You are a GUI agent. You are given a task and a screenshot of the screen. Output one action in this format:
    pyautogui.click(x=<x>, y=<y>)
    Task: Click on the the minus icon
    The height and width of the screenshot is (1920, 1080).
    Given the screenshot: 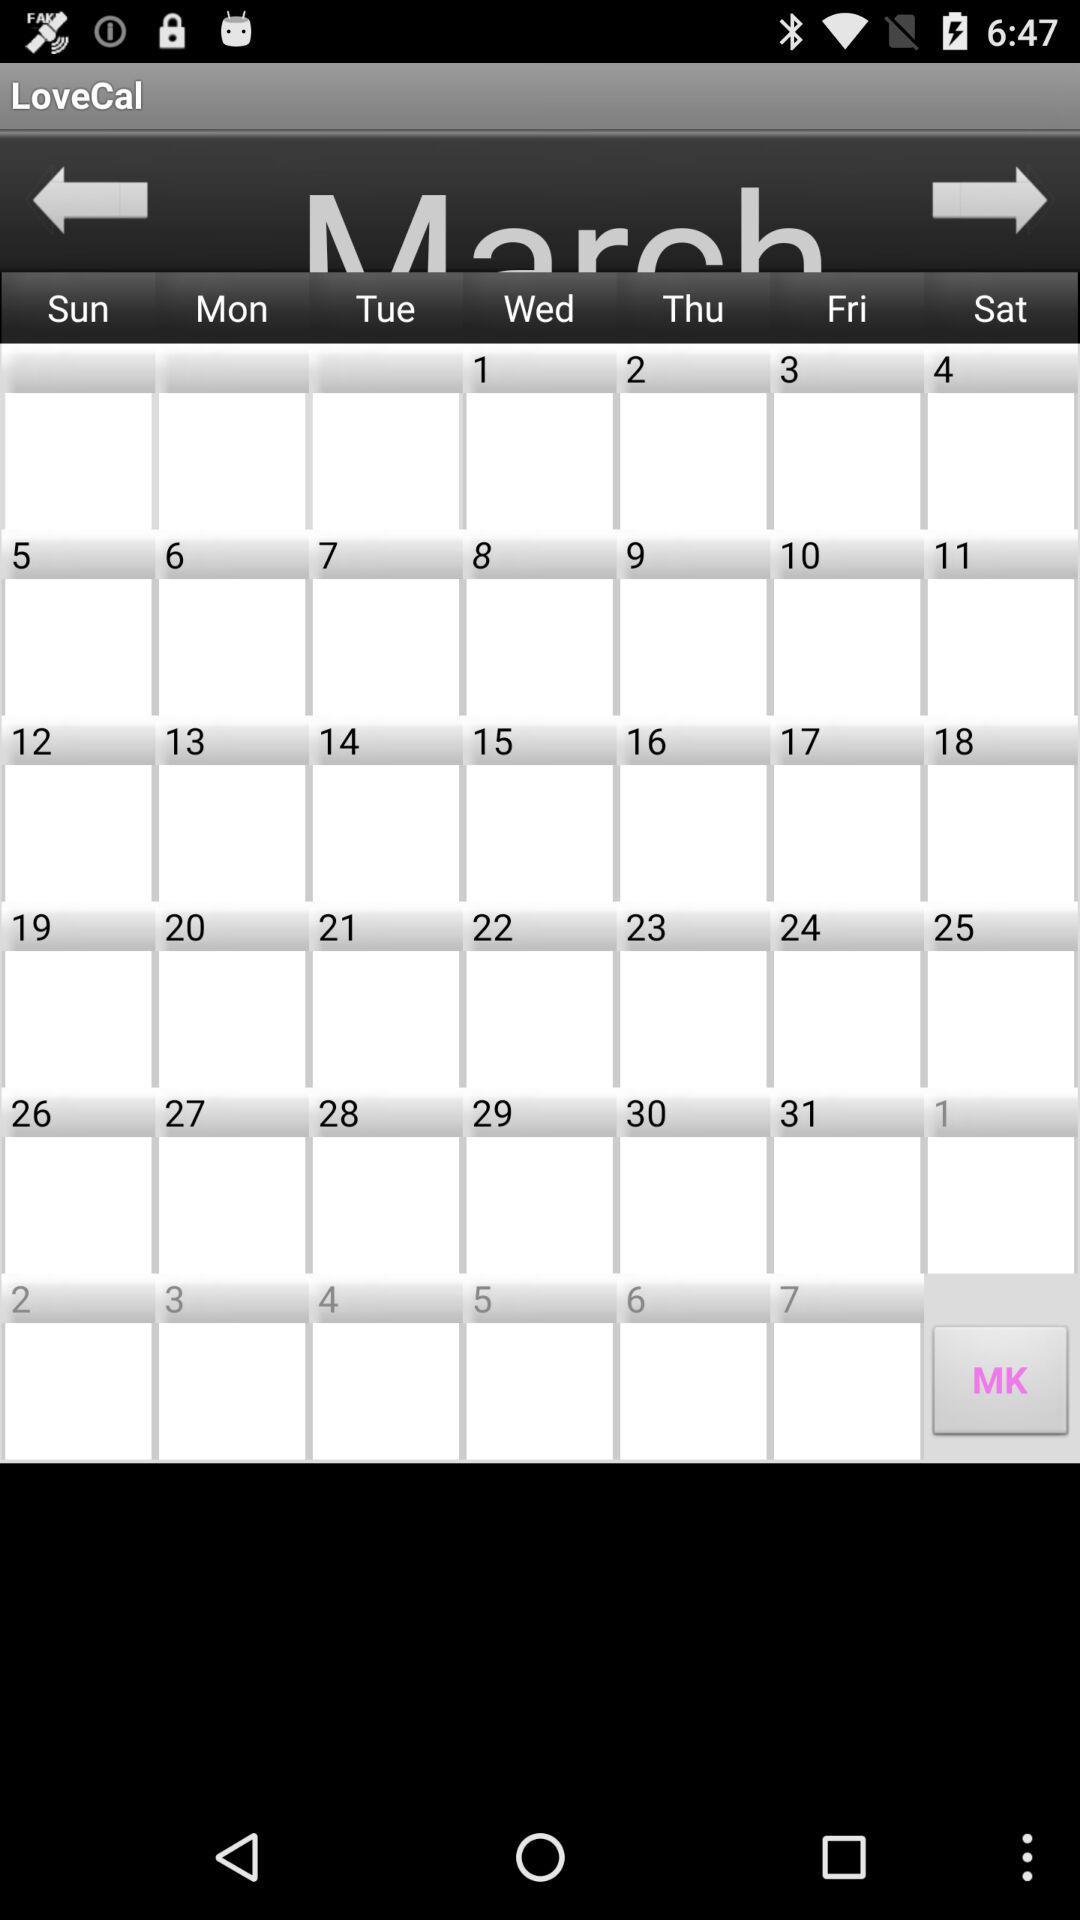 What is the action you would take?
    pyautogui.click(x=385, y=1289)
    